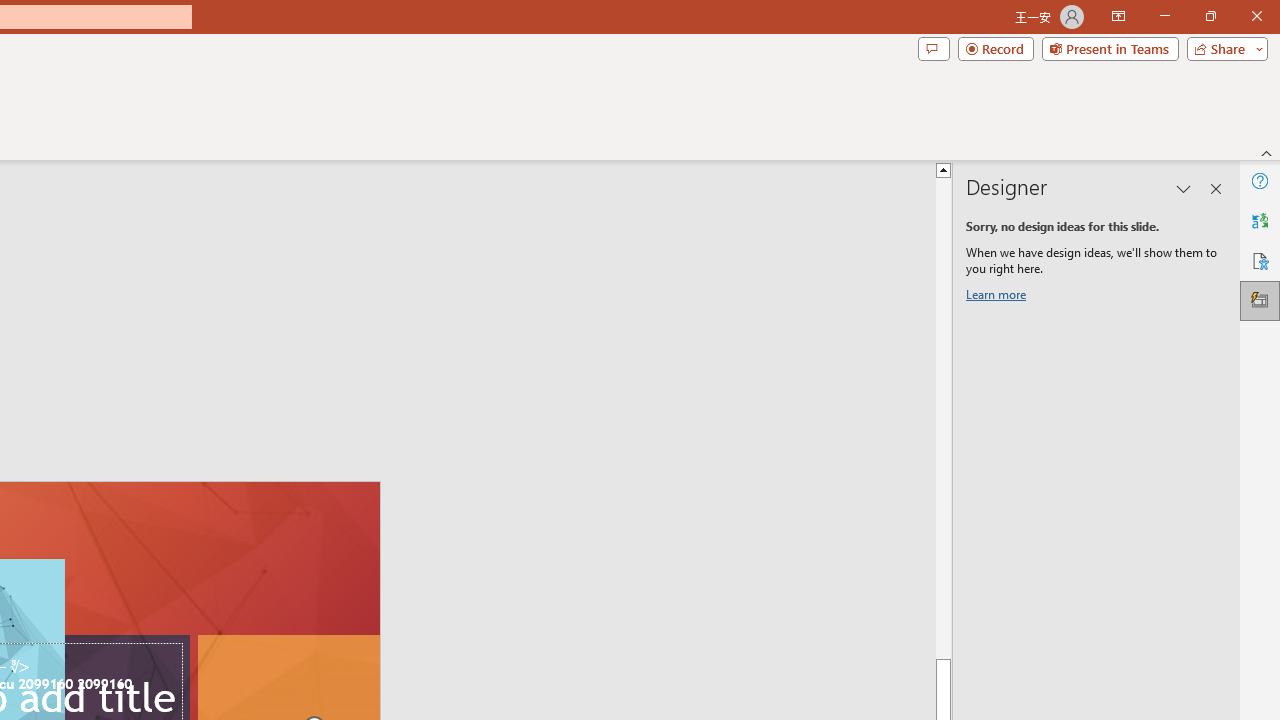 This screenshot has height=720, width=1280. What do you see at coordinates (1117, 16) in the screenshot?
I see `'Ribbon Display Options'` at bounding box center [1117, 16].